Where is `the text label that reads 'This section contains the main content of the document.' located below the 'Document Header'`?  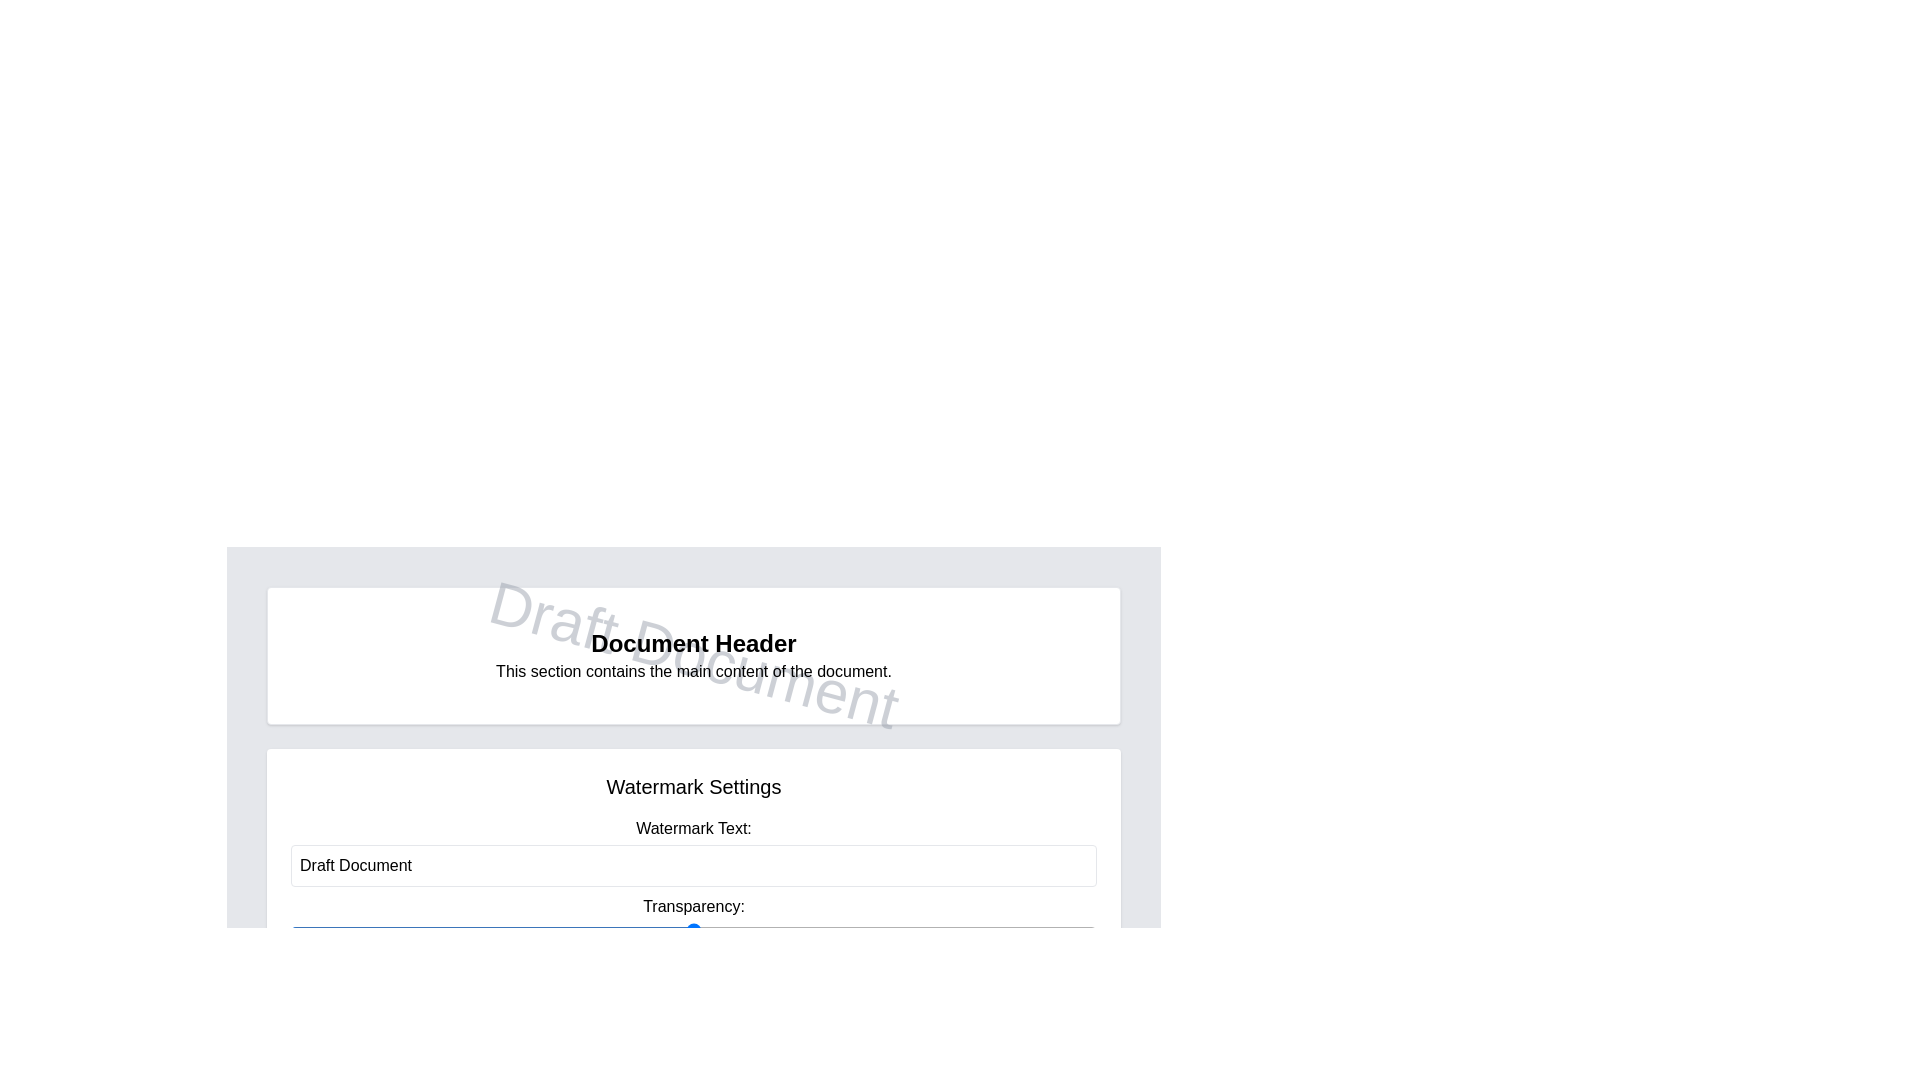
the text label that reads 'This section contains the main content of the document.' located below the 'Document Header' is located at coordinates (694, 671).